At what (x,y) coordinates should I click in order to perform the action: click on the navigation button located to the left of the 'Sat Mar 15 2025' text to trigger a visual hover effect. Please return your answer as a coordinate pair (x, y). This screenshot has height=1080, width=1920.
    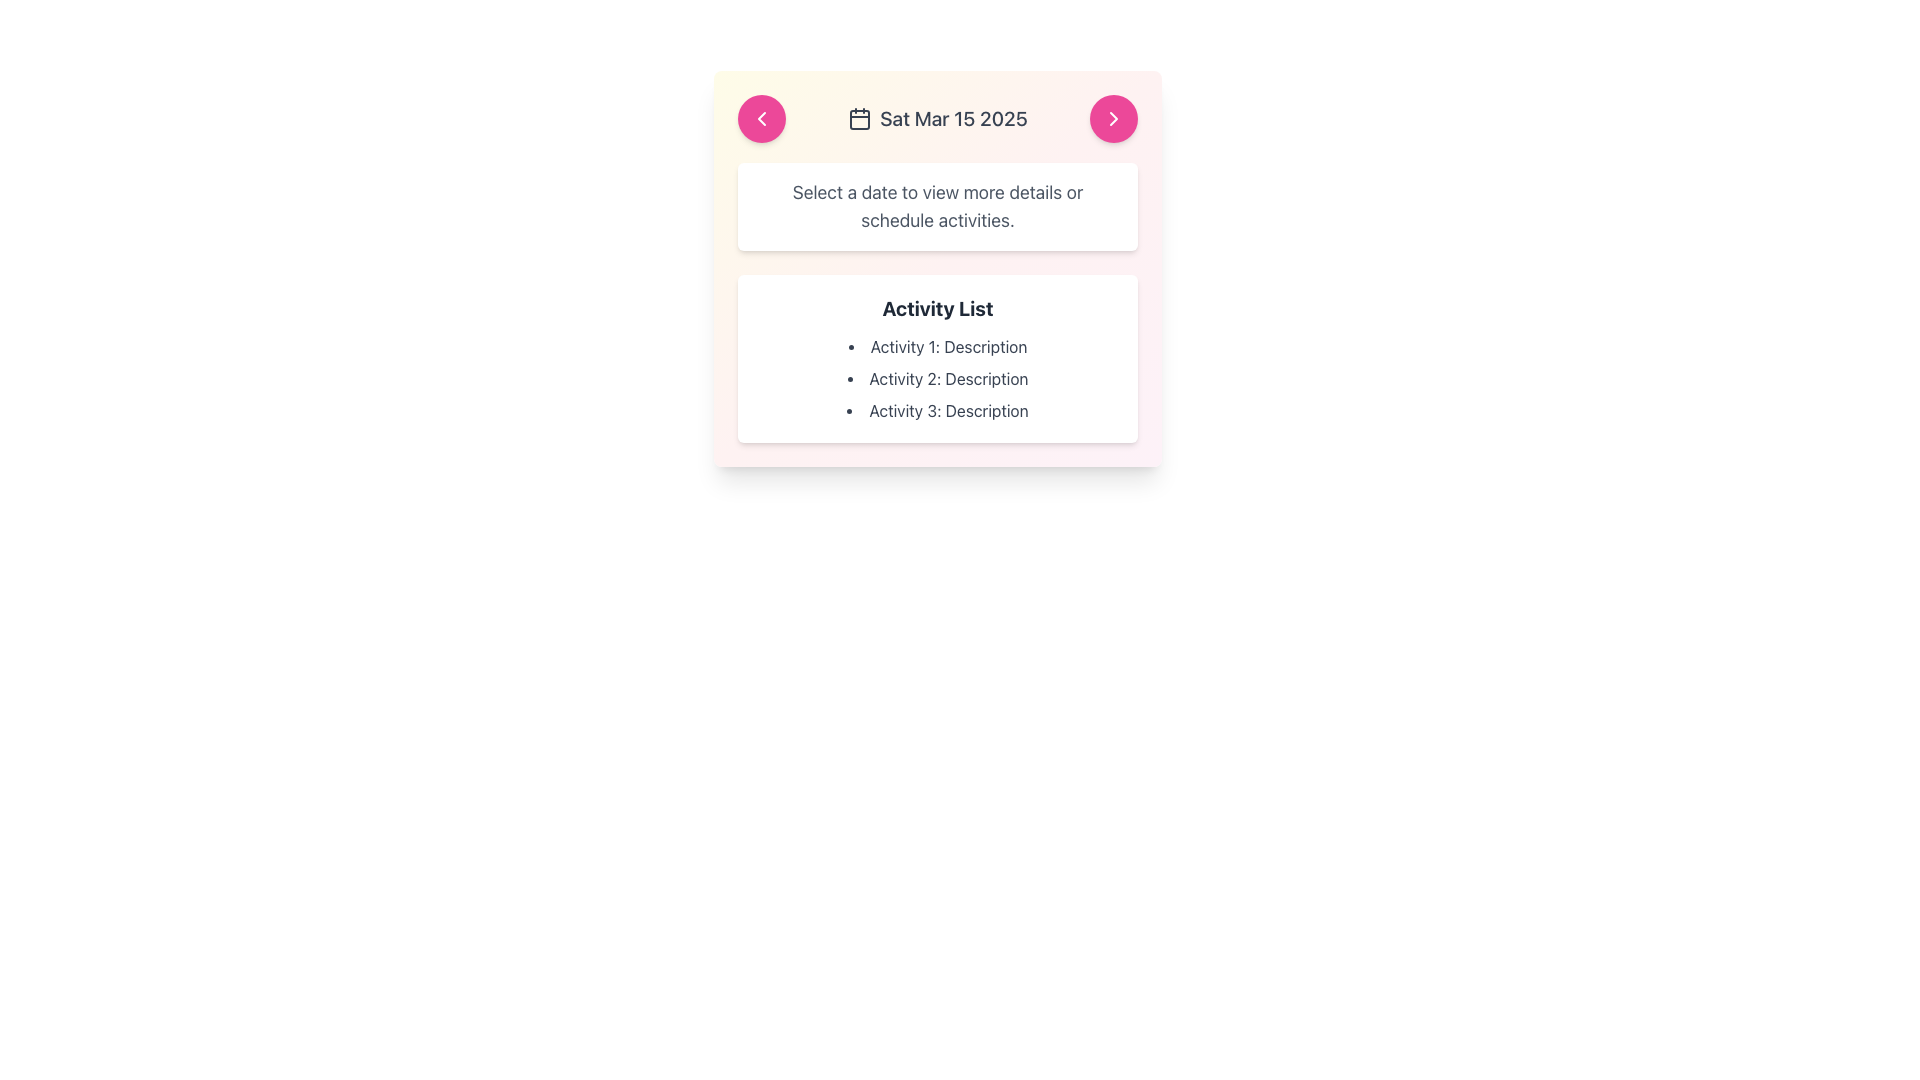
    Looking at the image, I should click on (761, 119).